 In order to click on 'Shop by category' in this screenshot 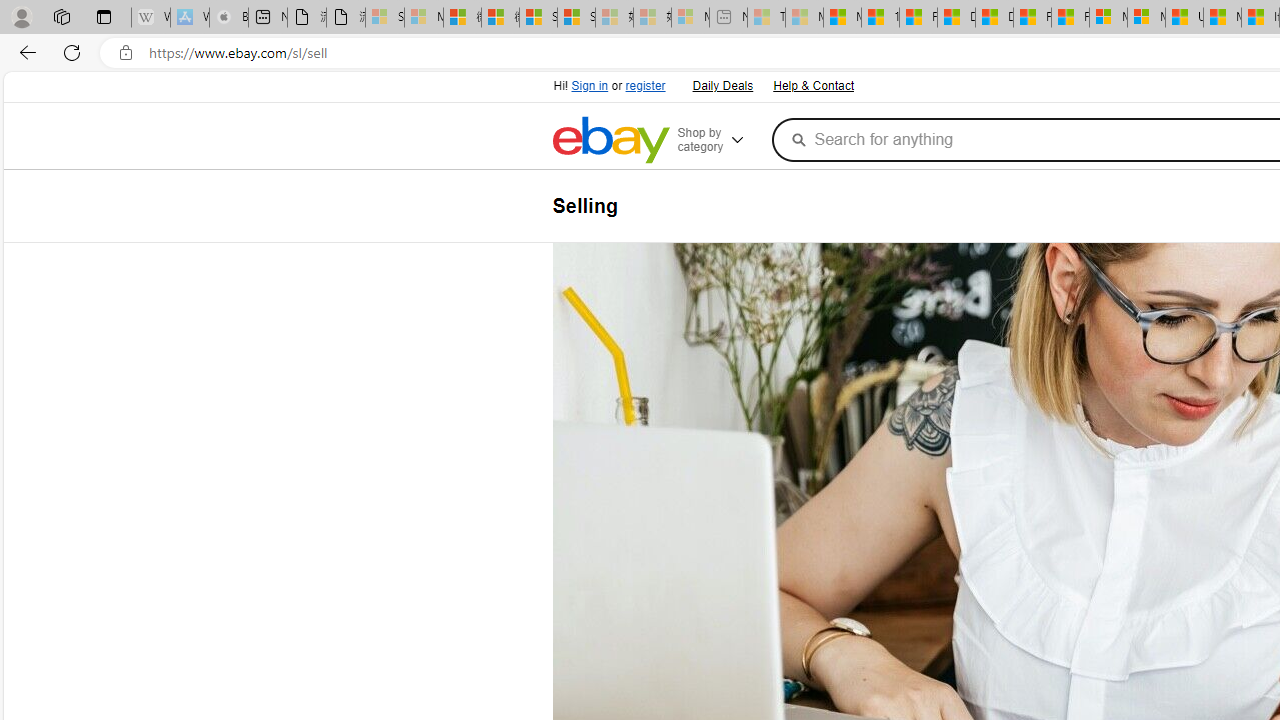, I will do `click(720, 139)`.